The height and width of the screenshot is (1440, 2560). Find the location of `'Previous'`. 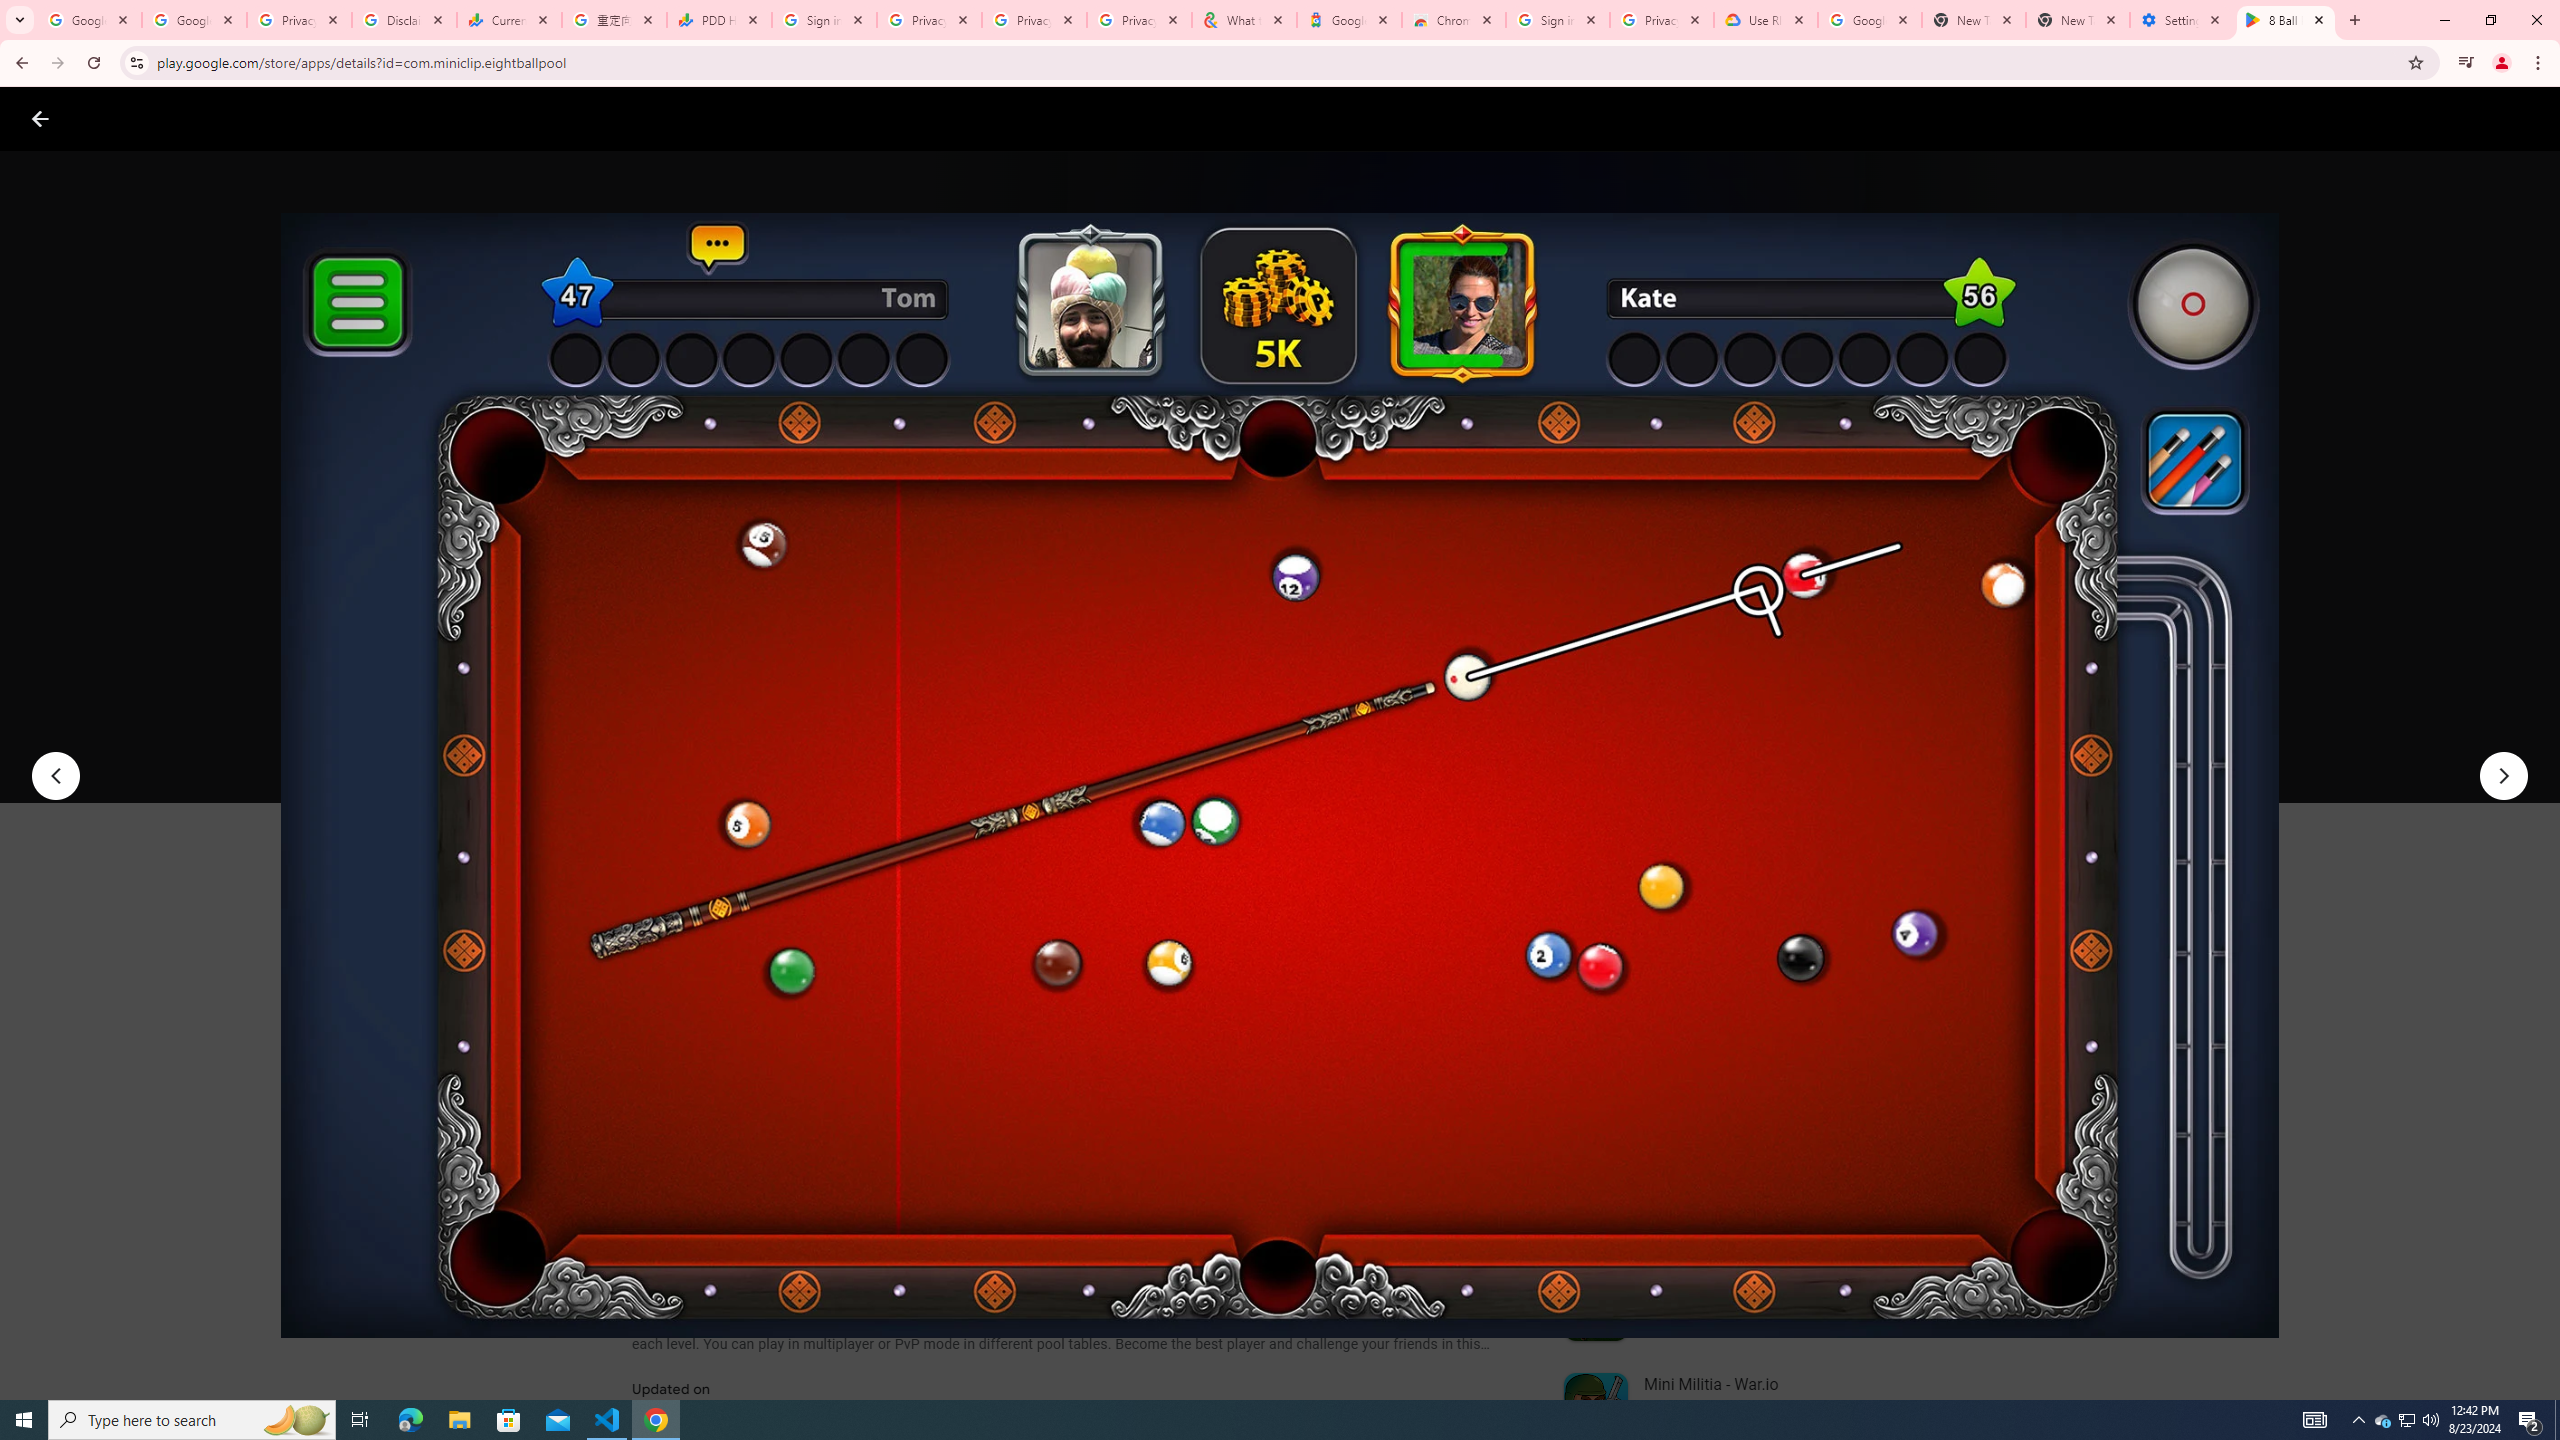

'Previous' is located at coordinates (54, 775).